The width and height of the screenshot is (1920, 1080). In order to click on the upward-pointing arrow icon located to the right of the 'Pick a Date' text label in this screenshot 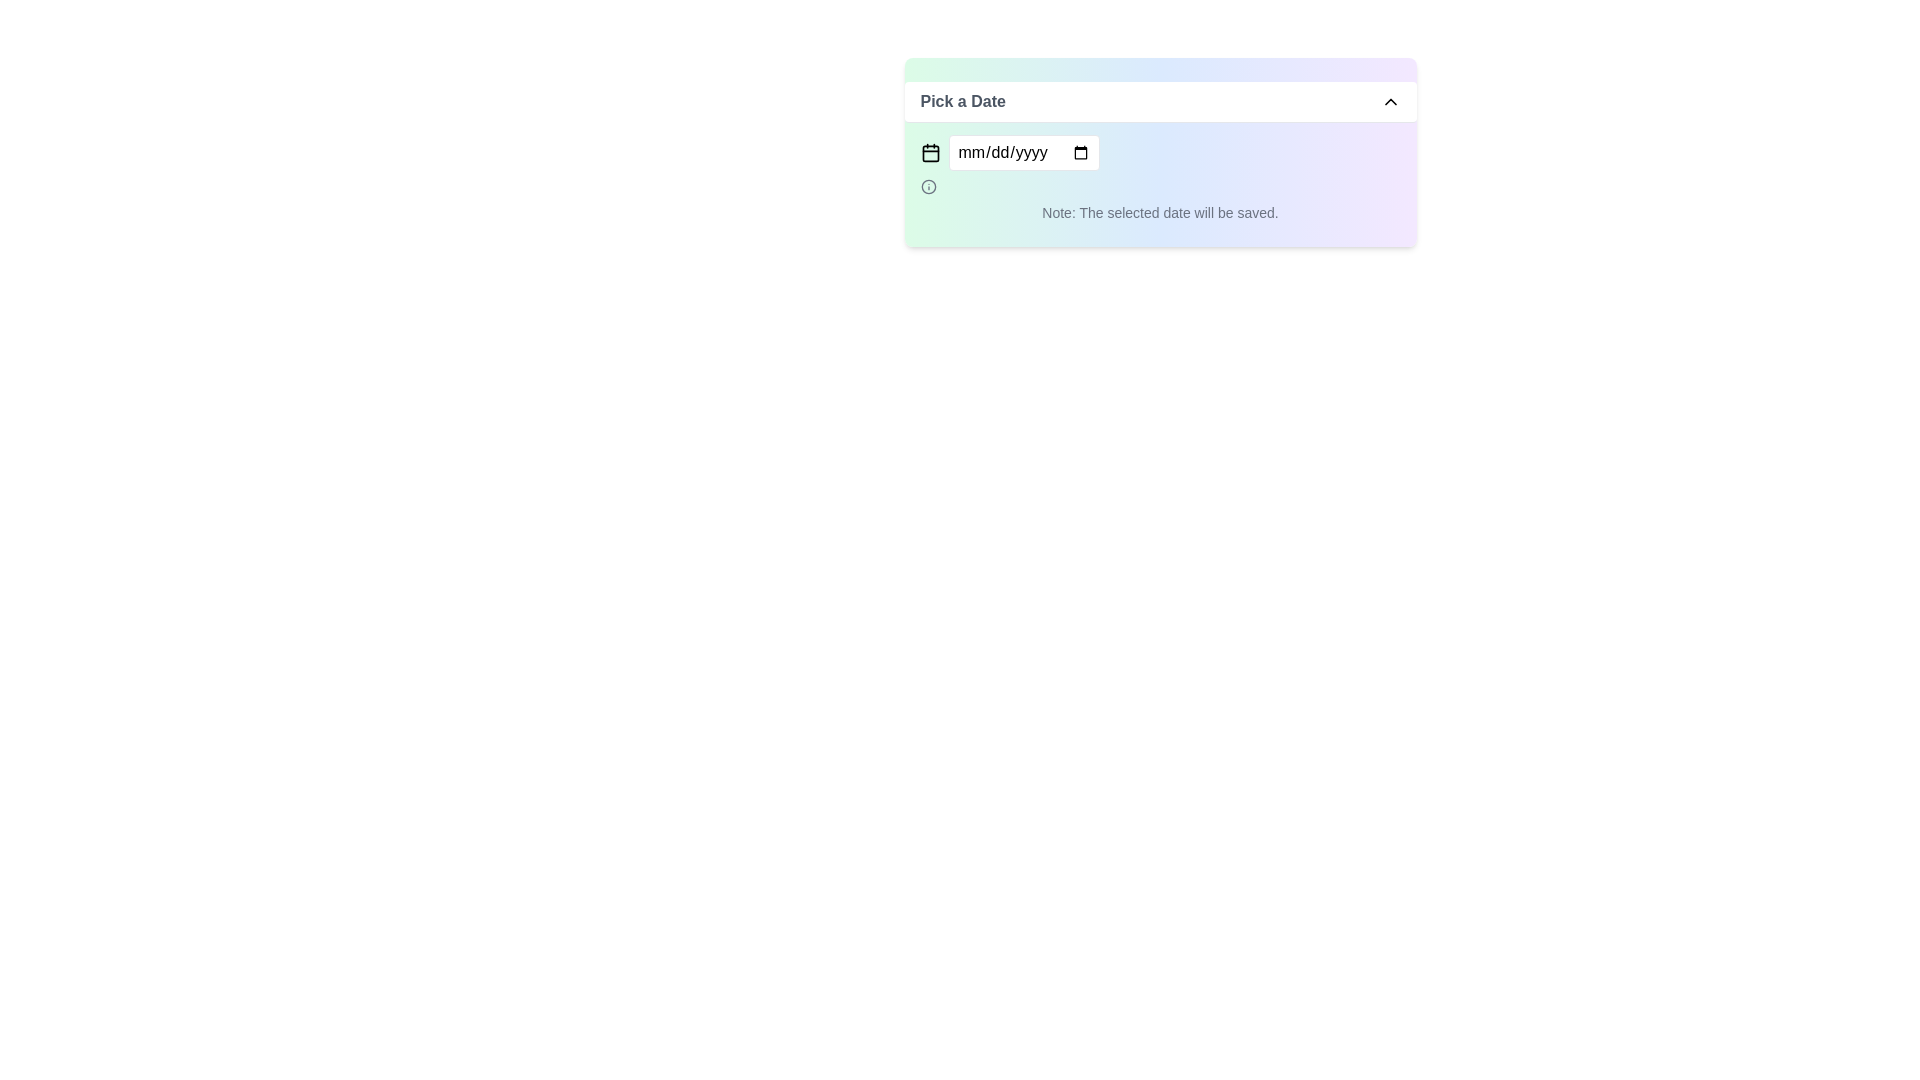, I will do `click(1389, 101)`.